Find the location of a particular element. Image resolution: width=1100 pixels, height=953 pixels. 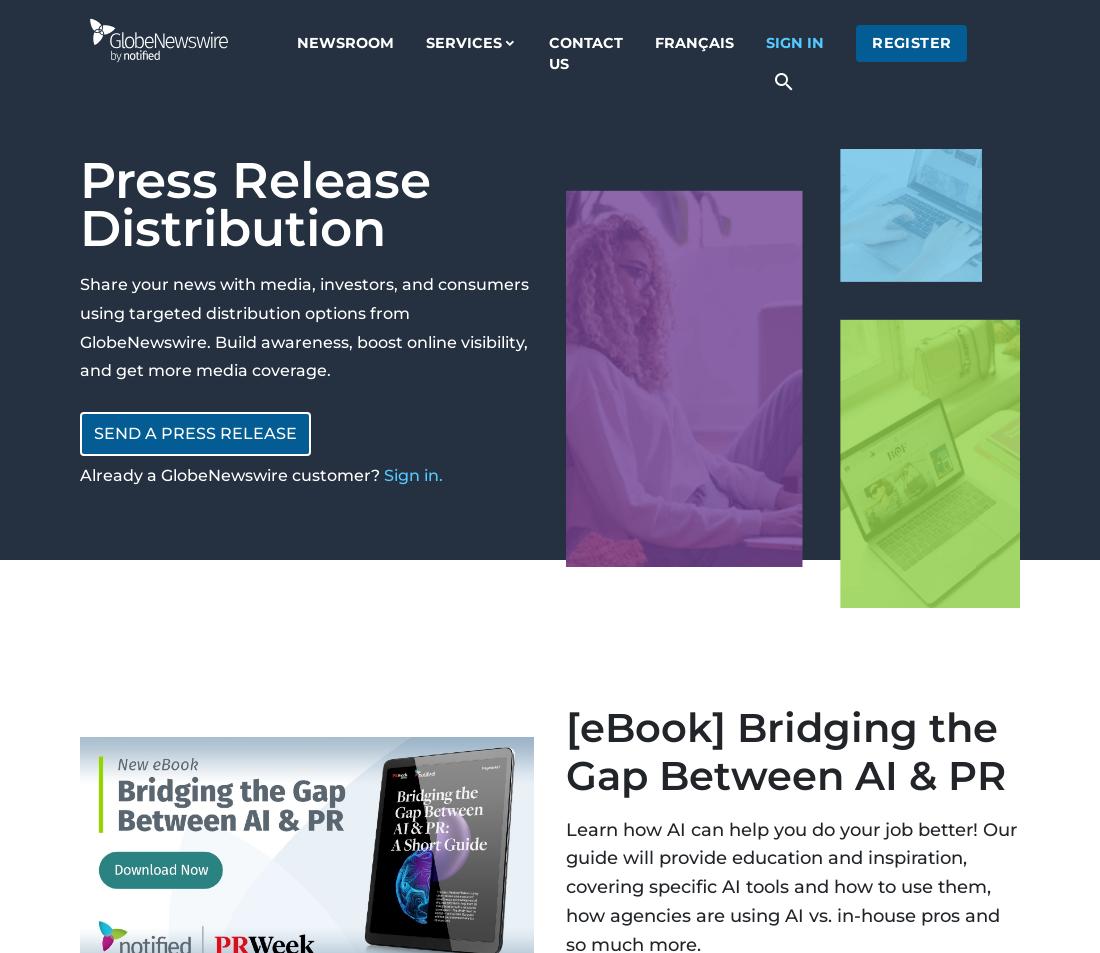

'search' is located at coordinates (771, 80).